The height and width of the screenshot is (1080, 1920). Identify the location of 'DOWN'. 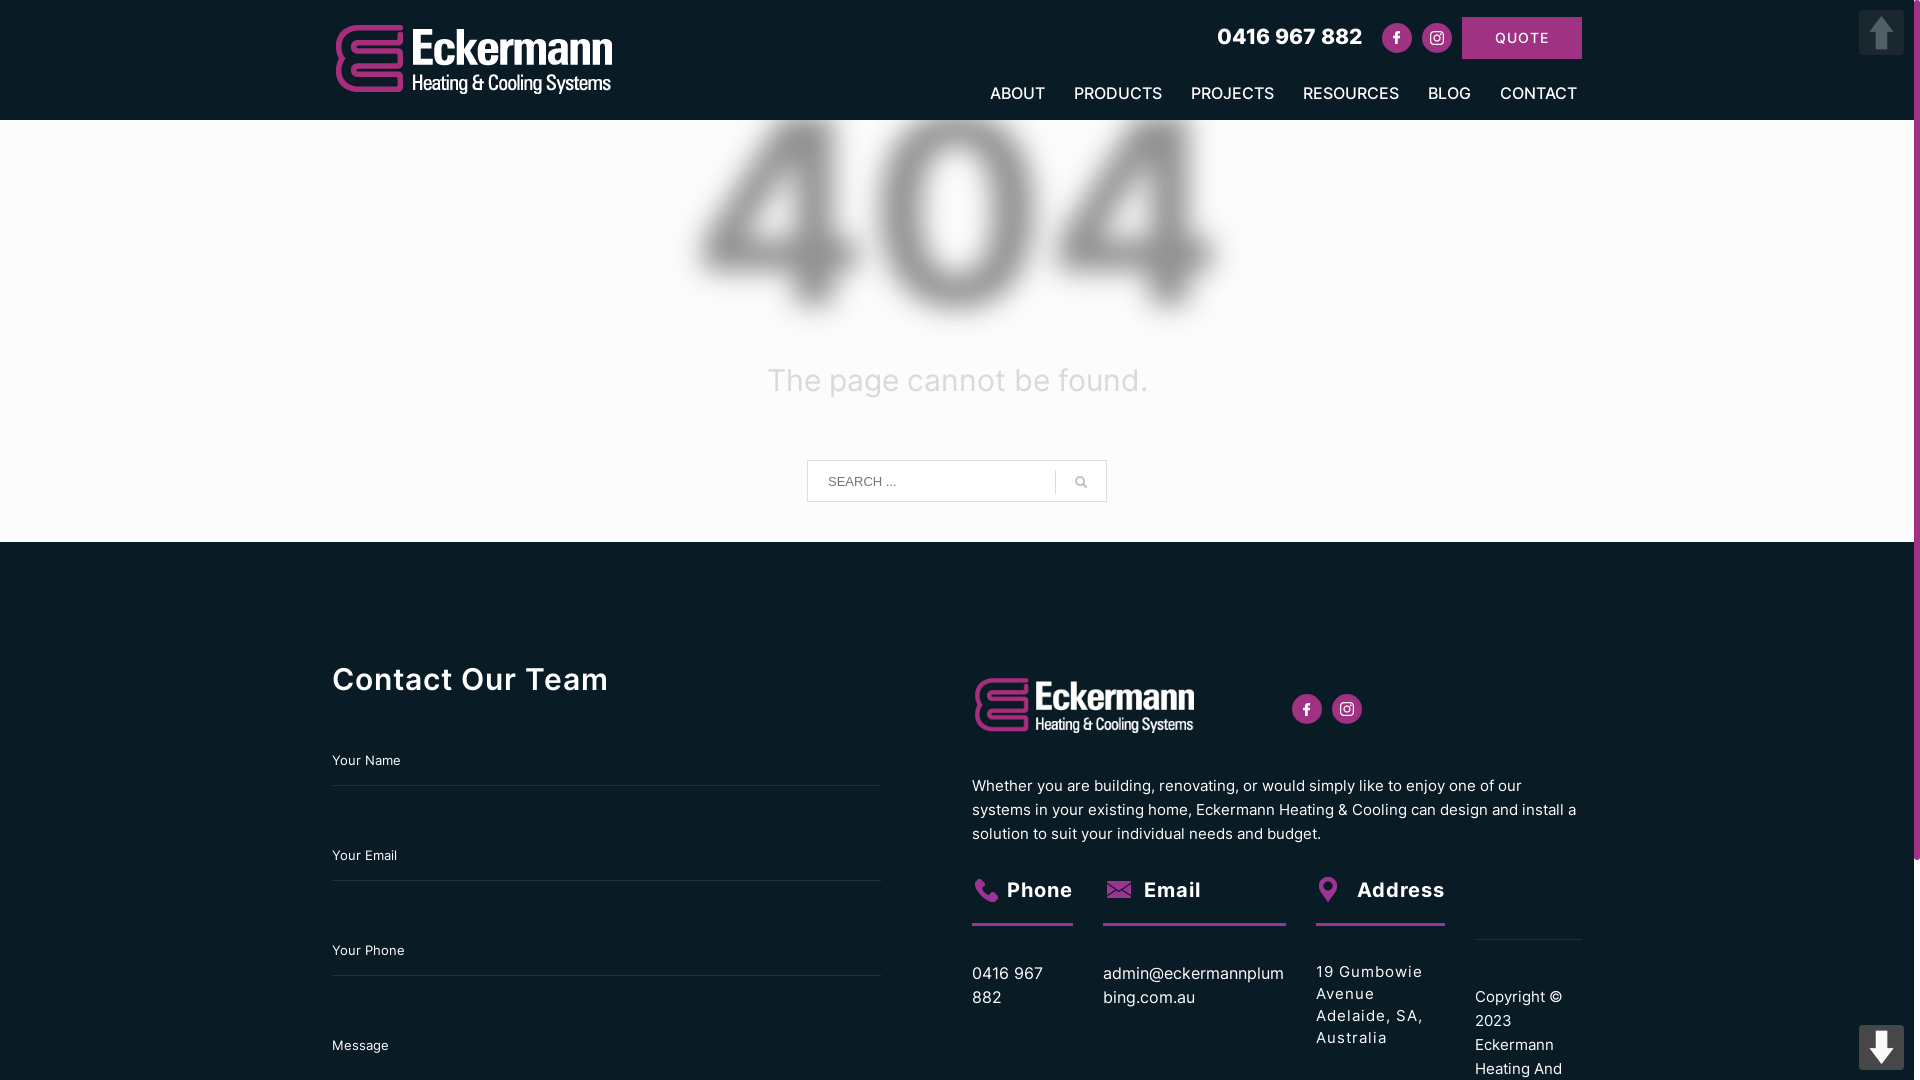
(1880, 1046).